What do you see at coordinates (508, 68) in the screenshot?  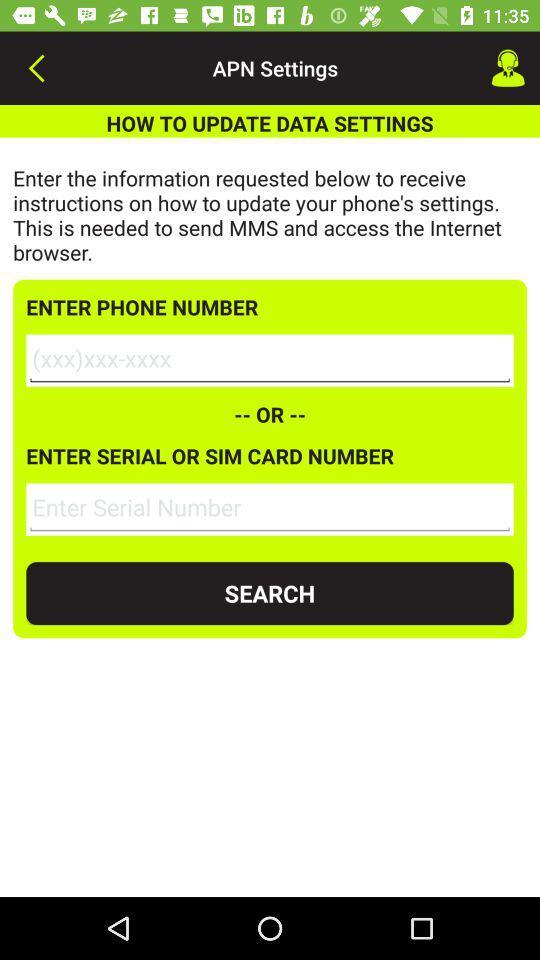 I see `icon to the right of the apn settings icon` at bounding box center [508, 68].